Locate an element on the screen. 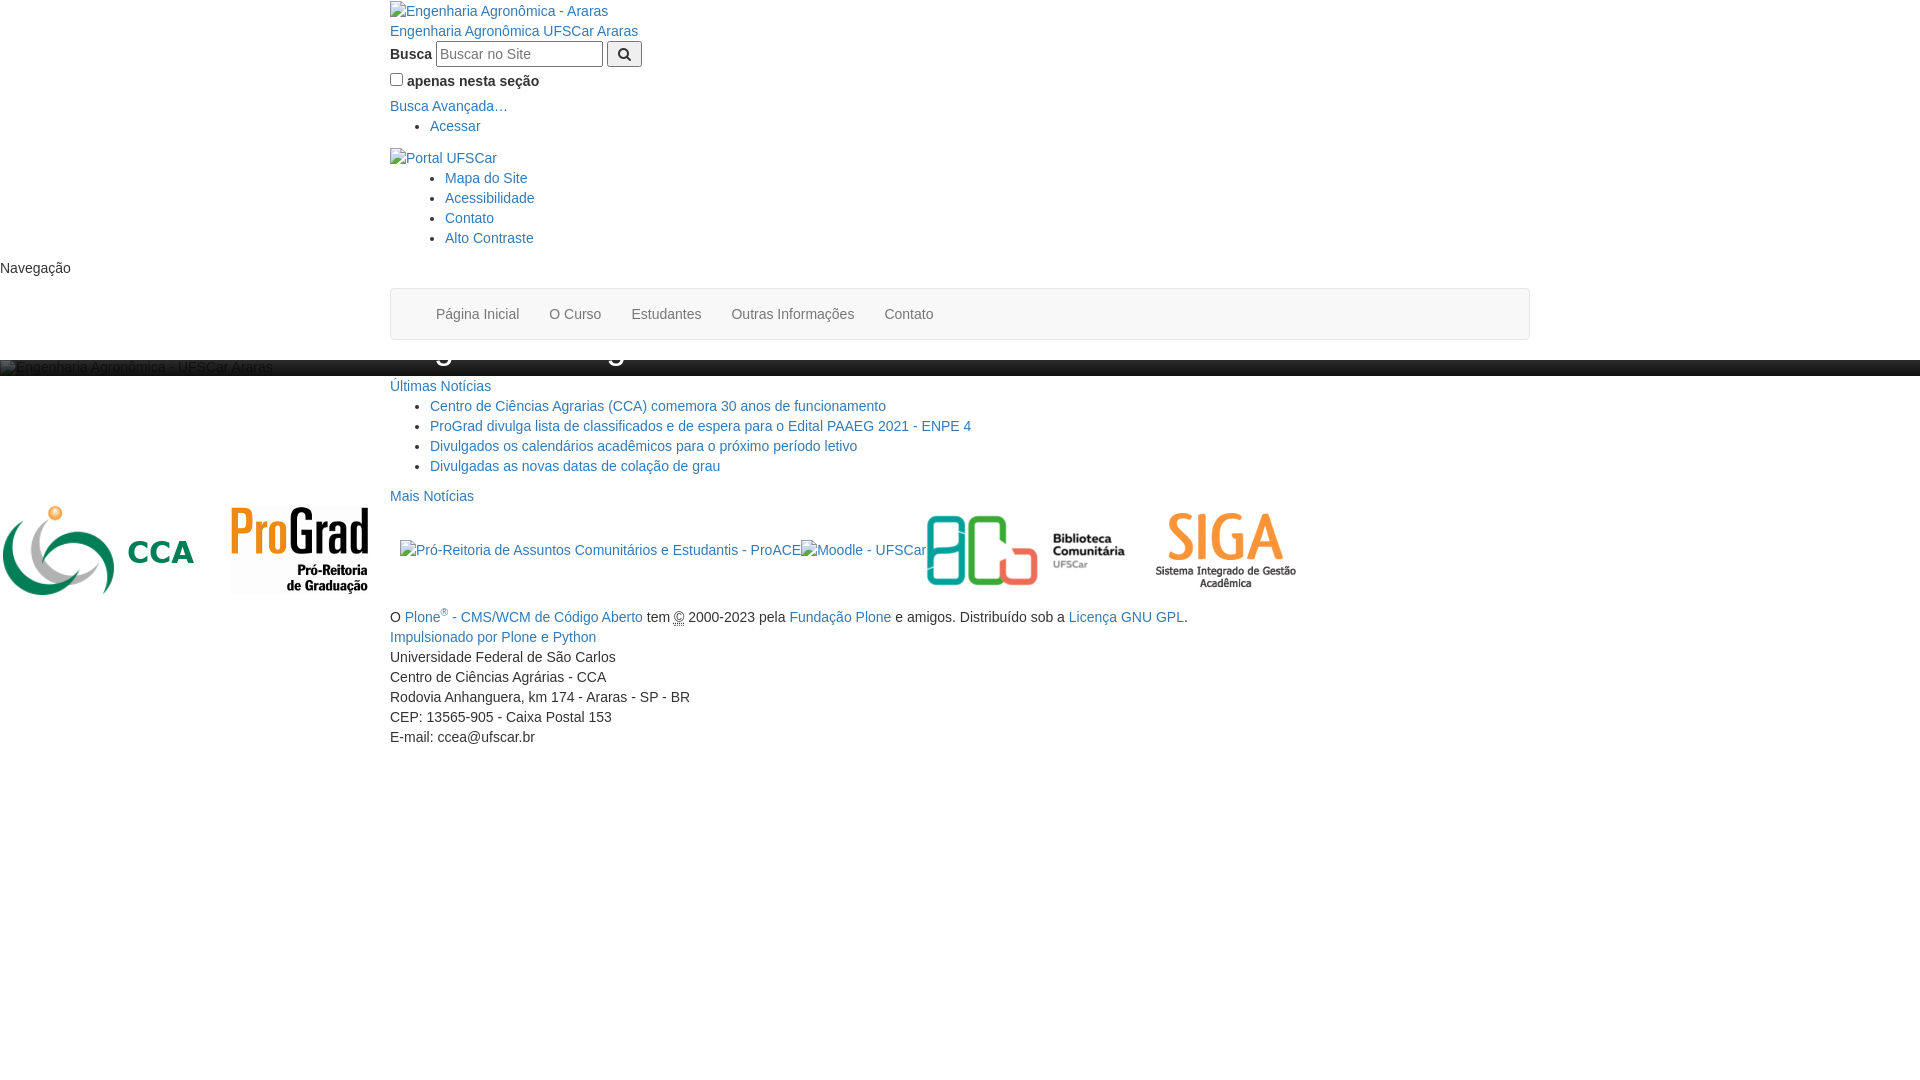 This screenshot has width=1920, height=1080. 'Buscar no Site' is located at coordinates (435, 53).